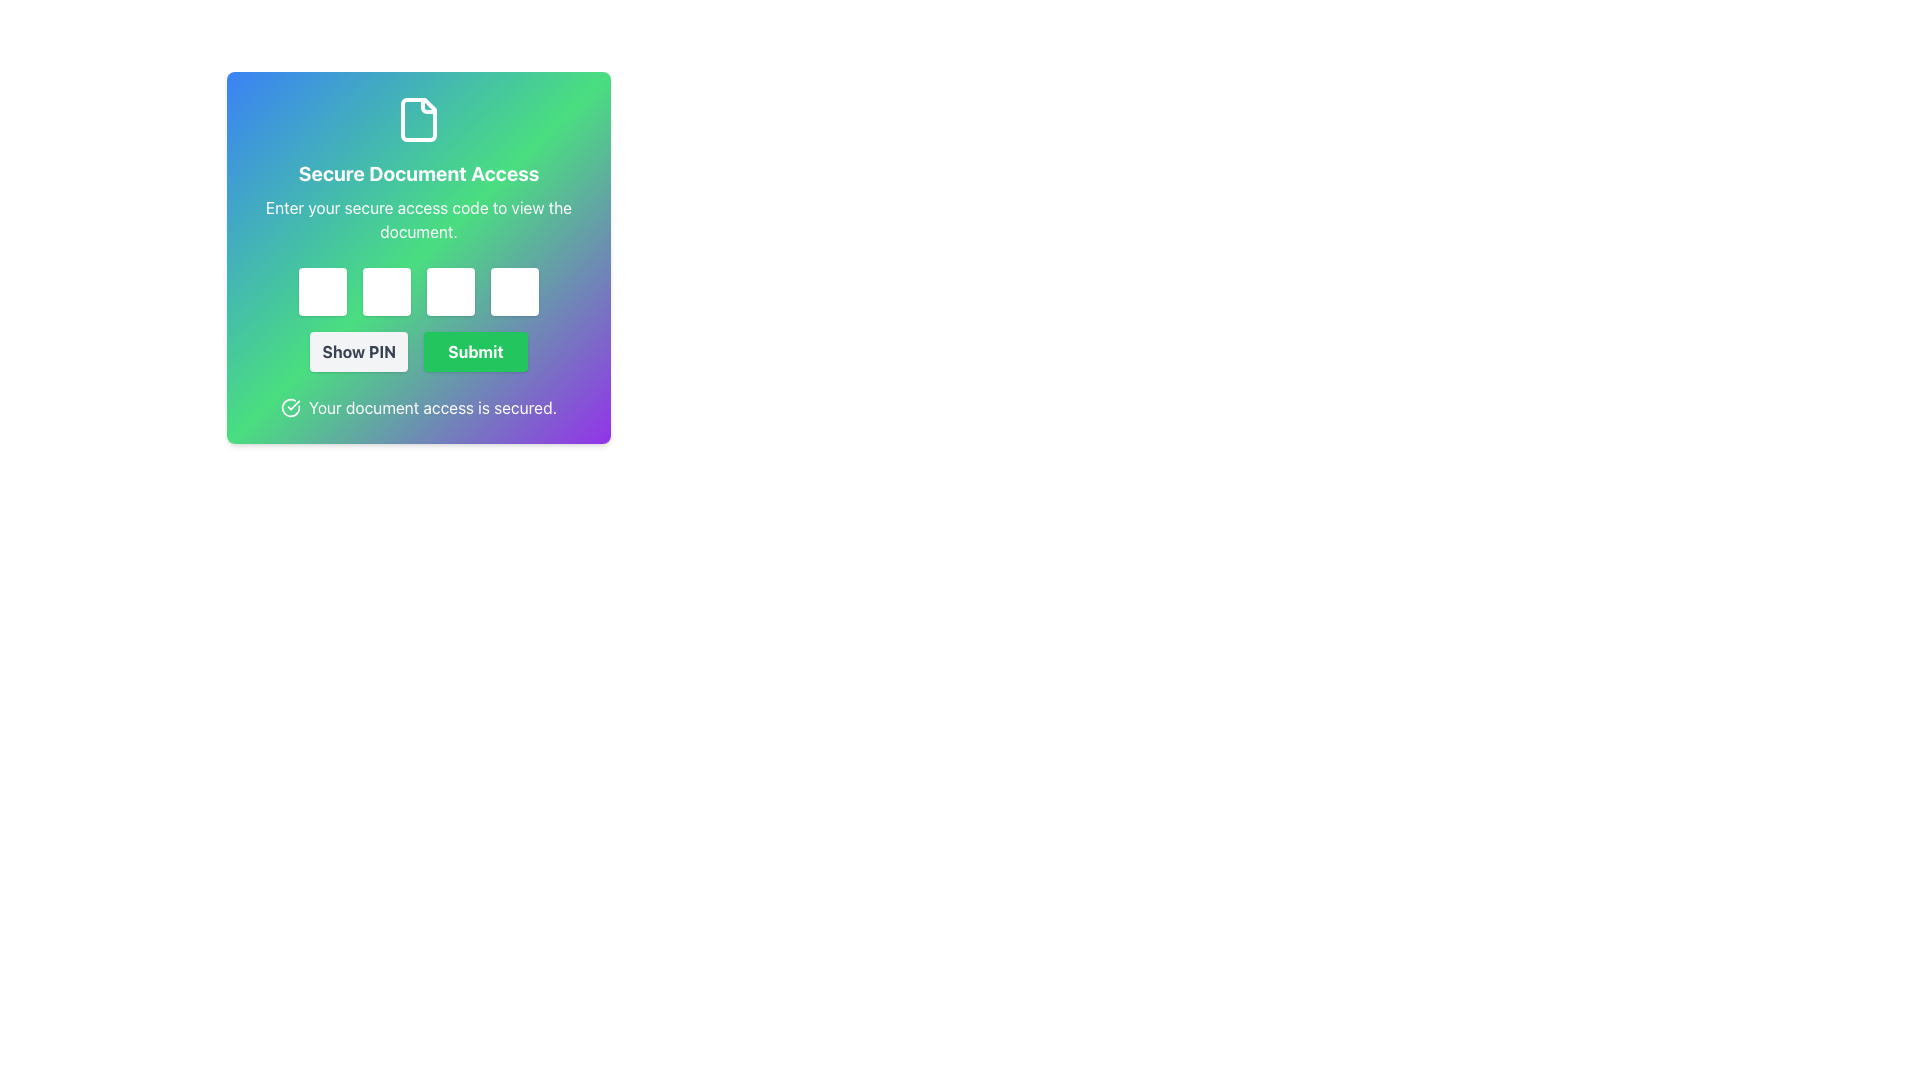 The image size is (1920, 1080). Describe the element at coordinates (322, 292) in the screenshot. I see `the first Password input field in the grid layout, which allows the user to input a character of a password` at that location.